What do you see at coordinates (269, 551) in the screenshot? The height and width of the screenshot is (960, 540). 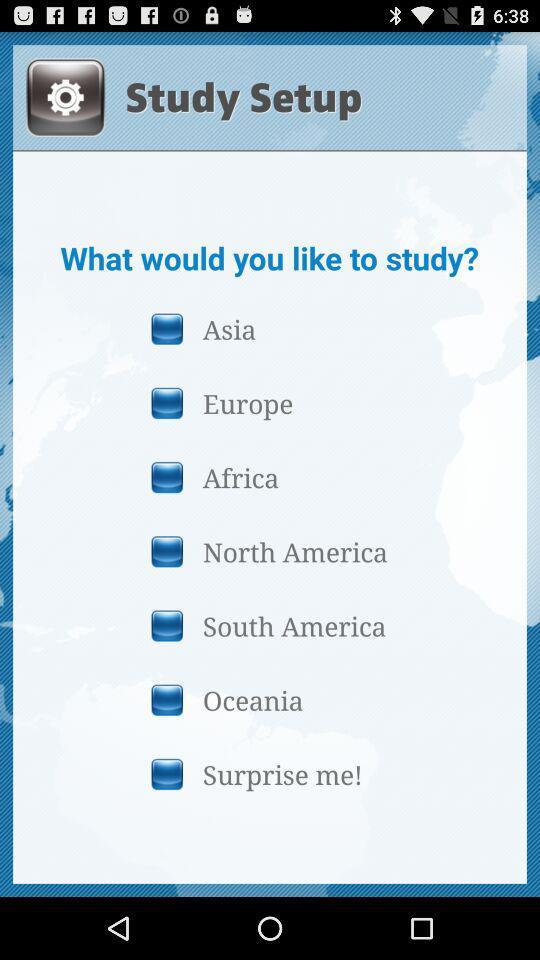 I see `icon below the africa button` at bounding box center [269, 551].